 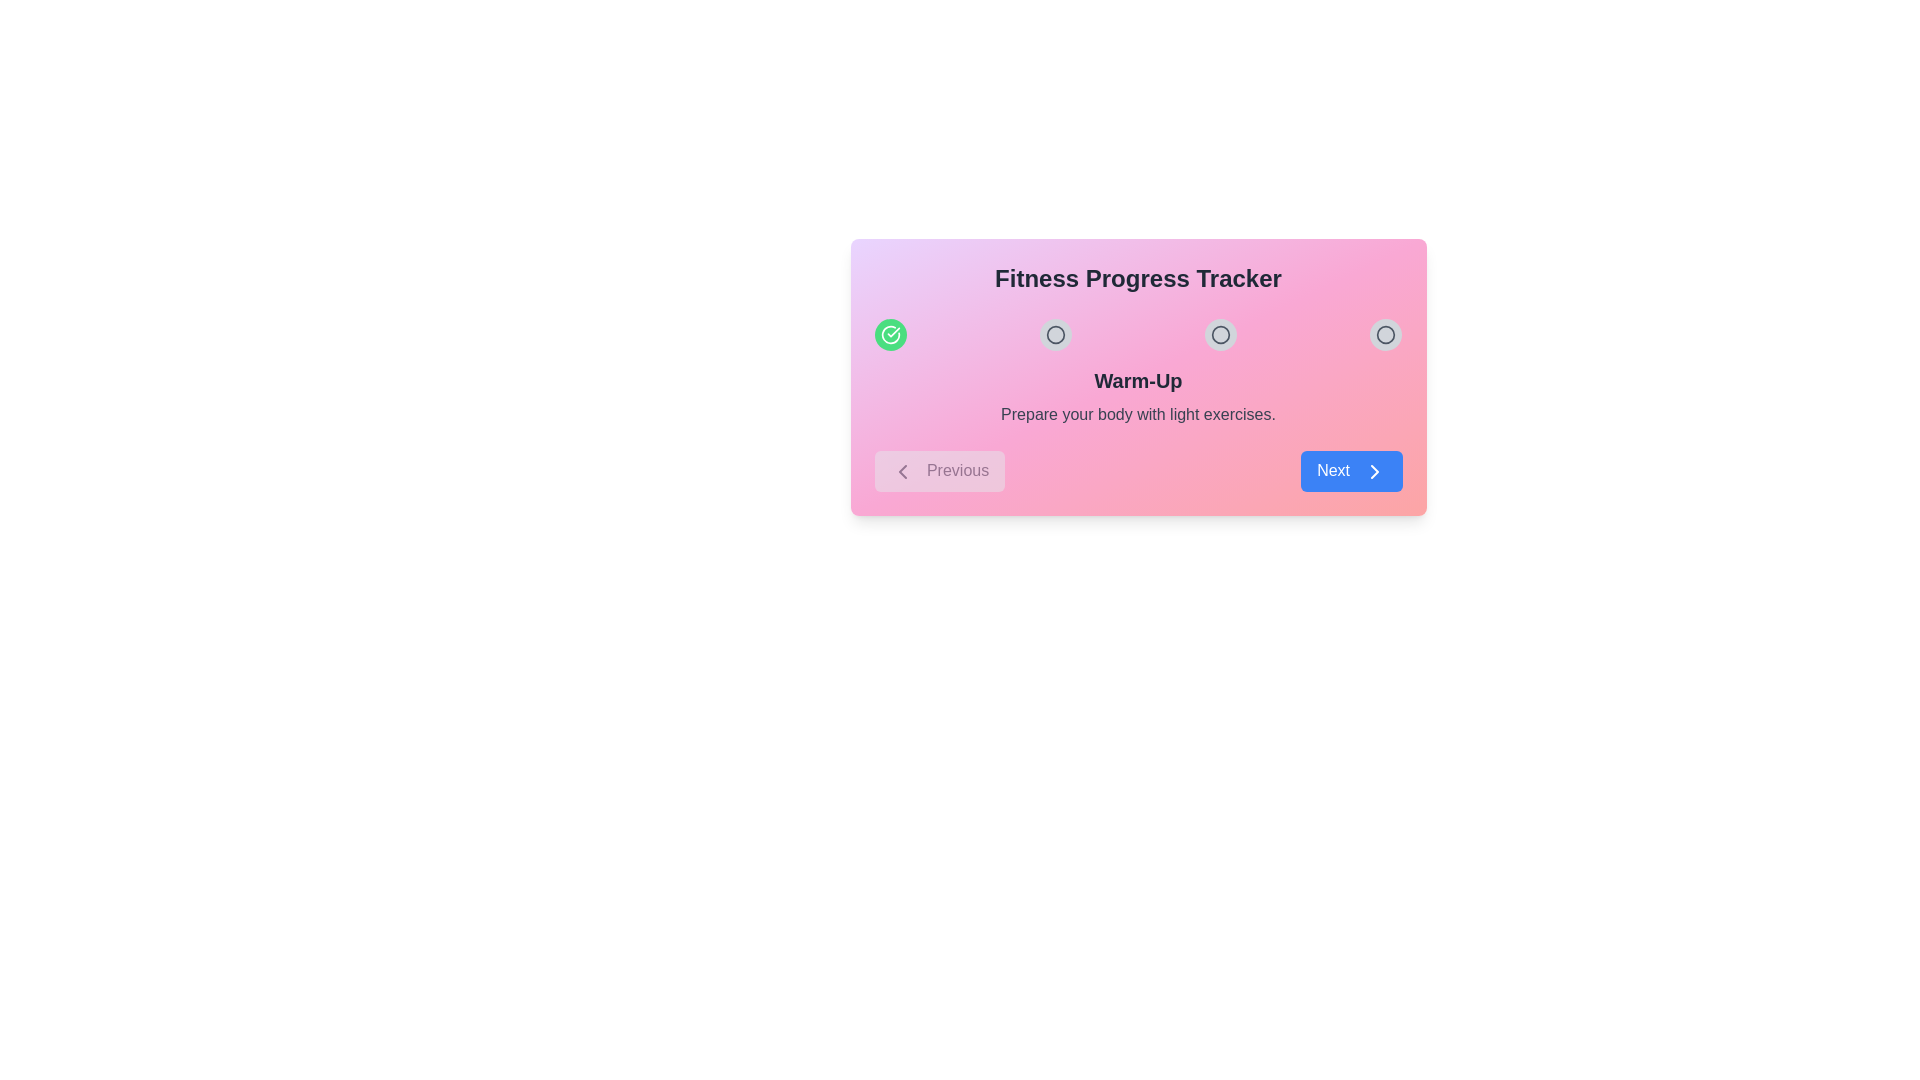 What do you see at coordinates (889, 334) in the screenshot?
I see `the first circular Indicator button on the leftmost side of the progress tracker interface` at bounding box center [889, 334].